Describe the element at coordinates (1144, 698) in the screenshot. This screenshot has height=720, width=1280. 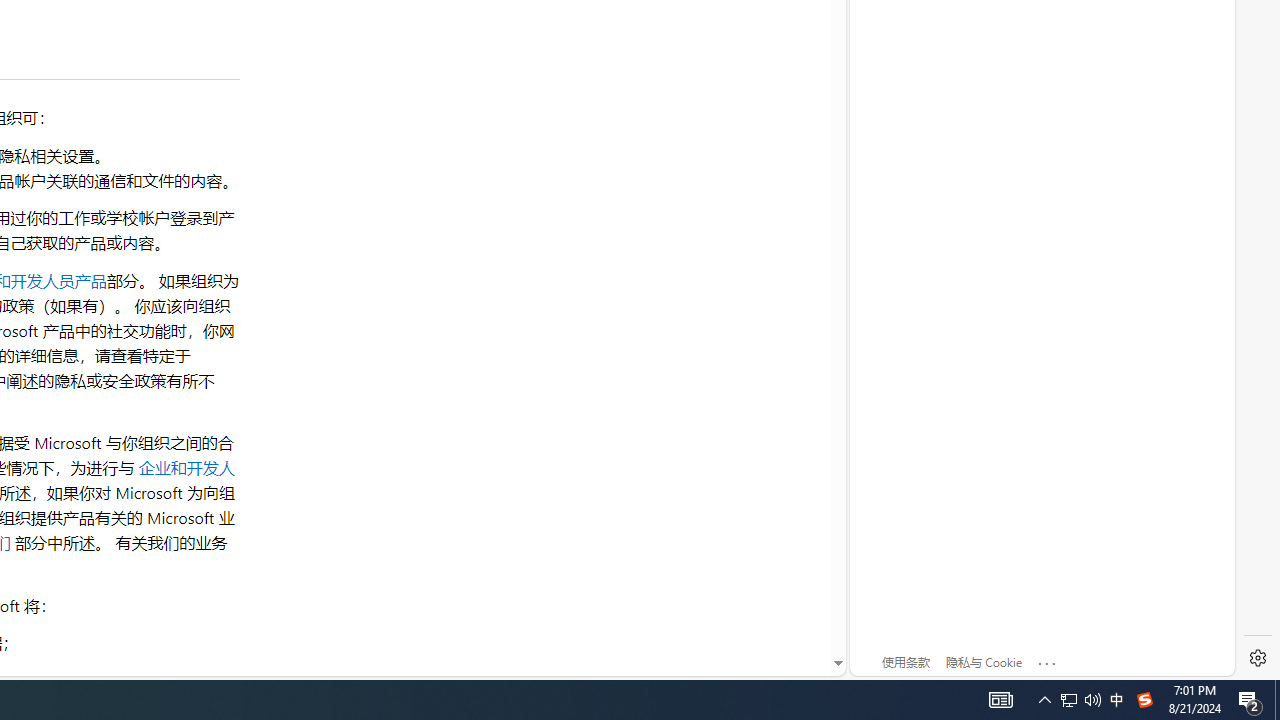
I see `'Tray Input Indicator - Chinese (Simplified, China)'` at that location.